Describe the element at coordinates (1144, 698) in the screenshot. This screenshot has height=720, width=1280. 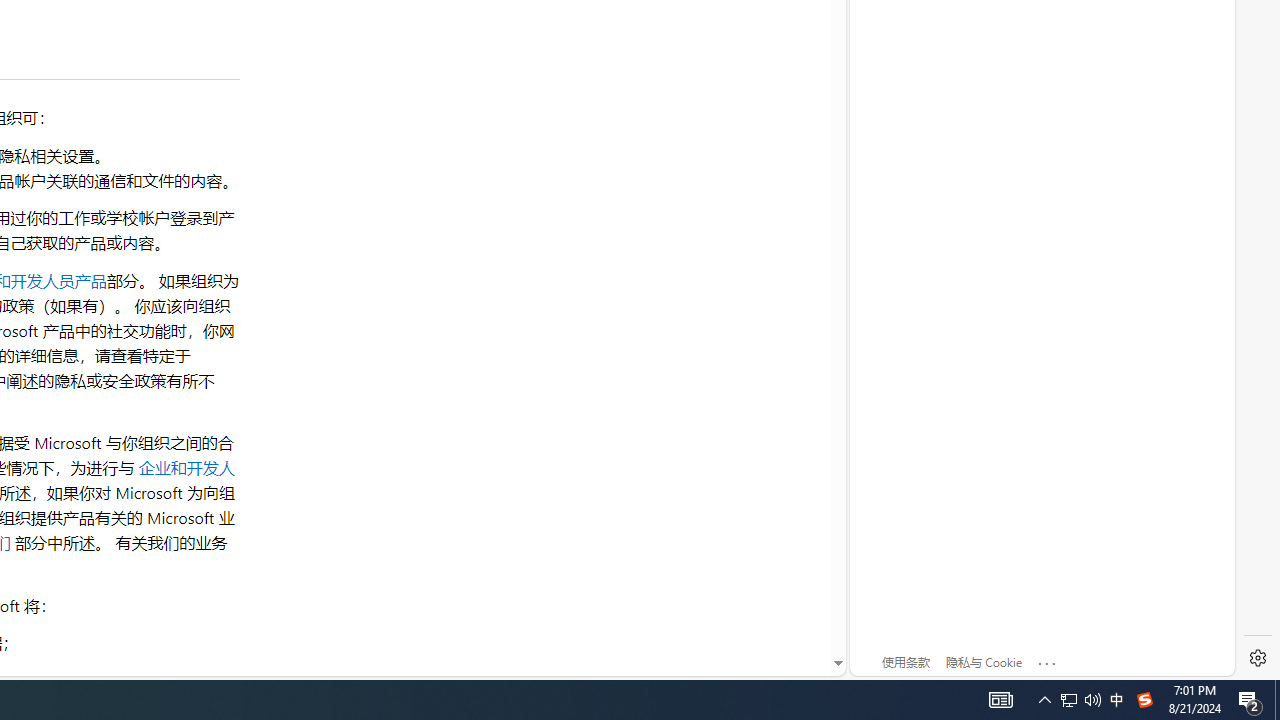
I see `'Tray Input Indicator - Chinese (Simplified, China)'` at that location.